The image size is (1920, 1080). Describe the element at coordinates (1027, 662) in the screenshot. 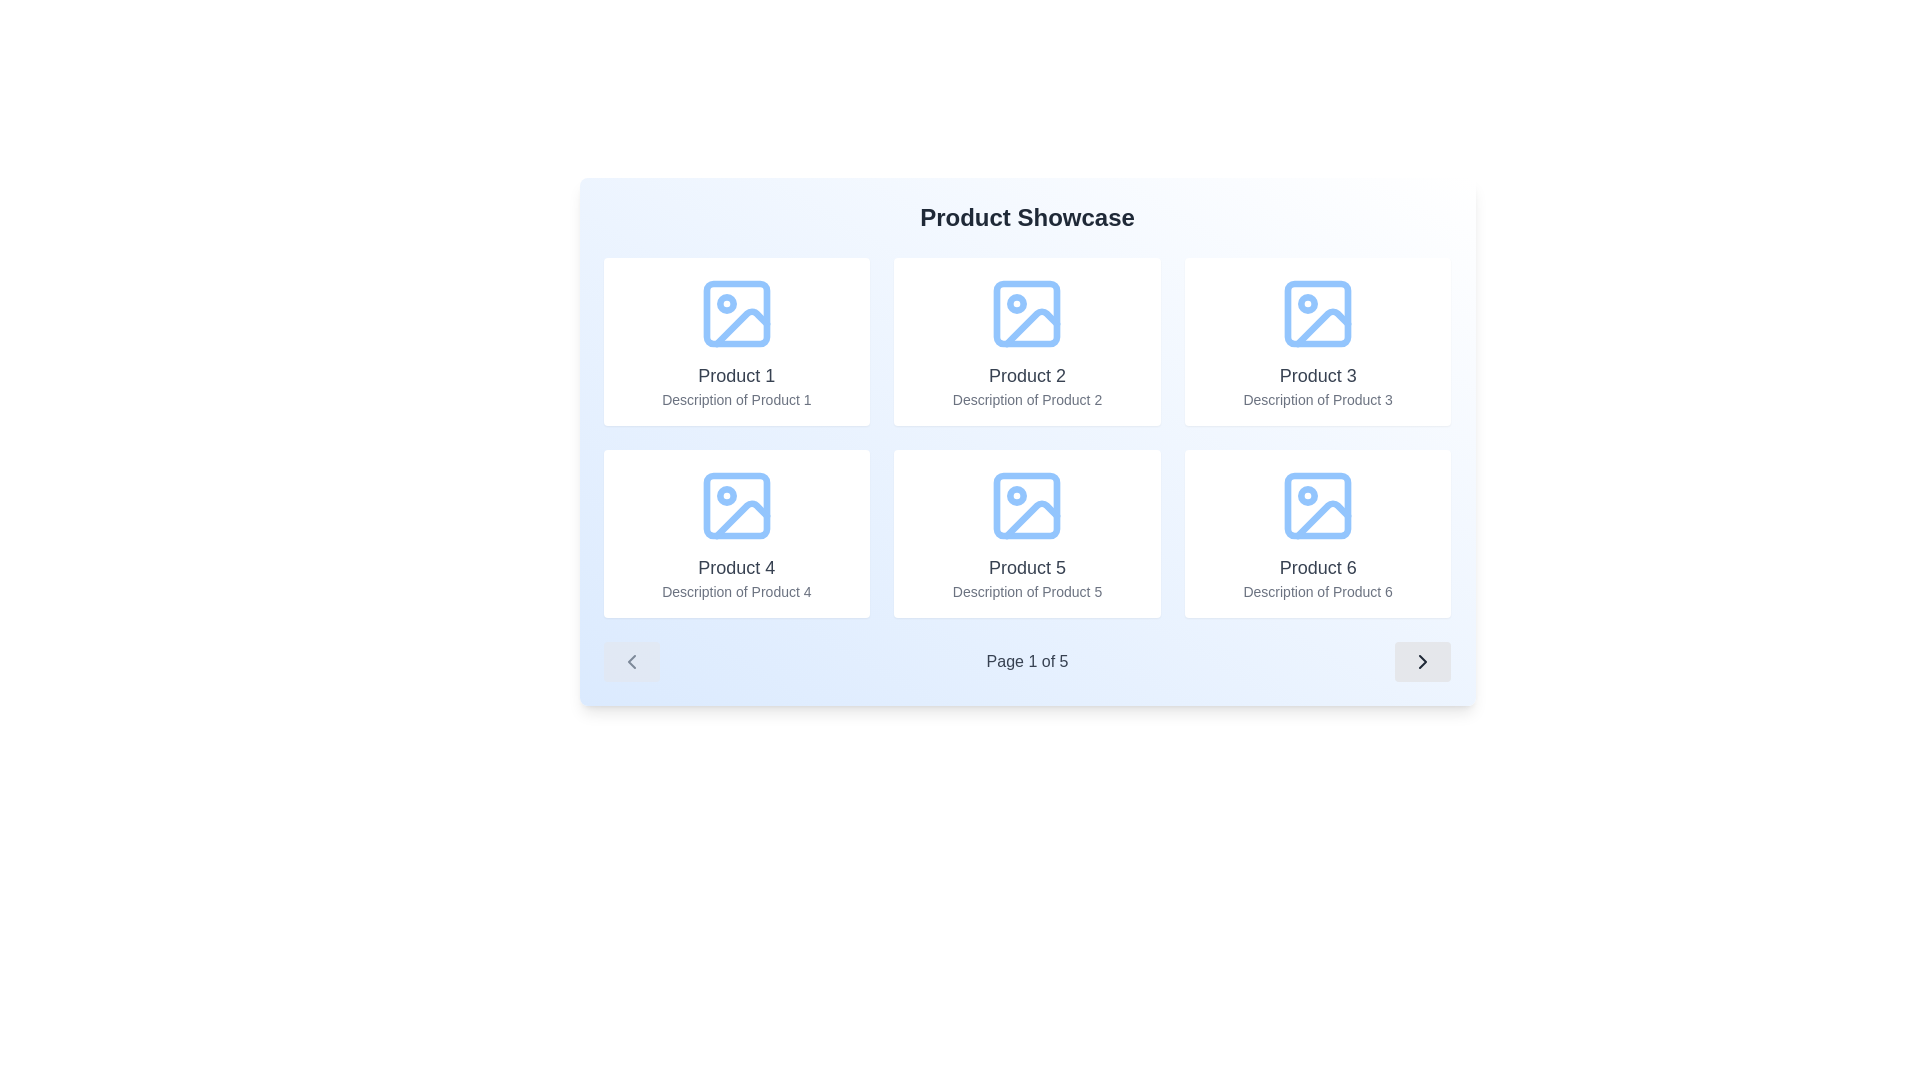

I see `the text label that displays the current page number and total number of pages, located in the middle of the bottom bar, between a disabled button and a navigation arrow symbol` at that location.